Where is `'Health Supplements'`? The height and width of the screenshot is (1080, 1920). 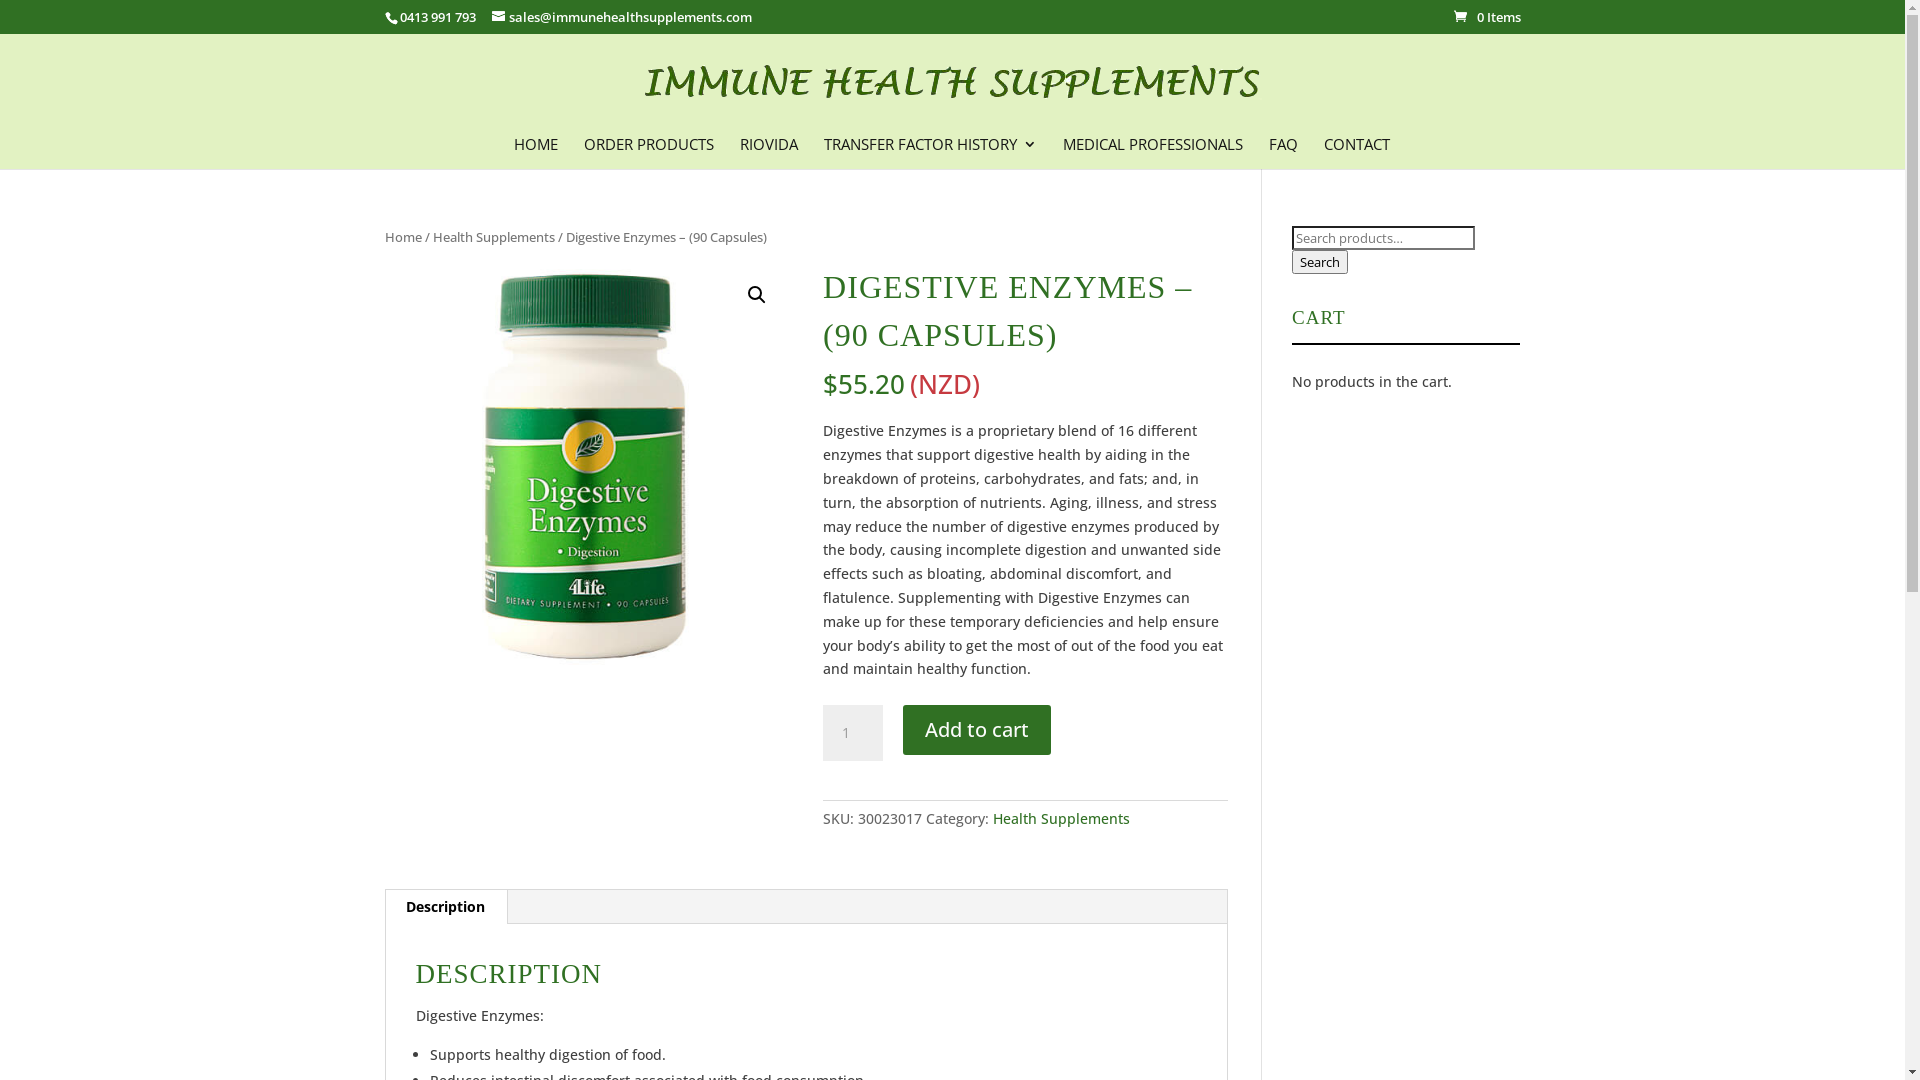 'Health Supplements' is located at coordinates (493, 235).